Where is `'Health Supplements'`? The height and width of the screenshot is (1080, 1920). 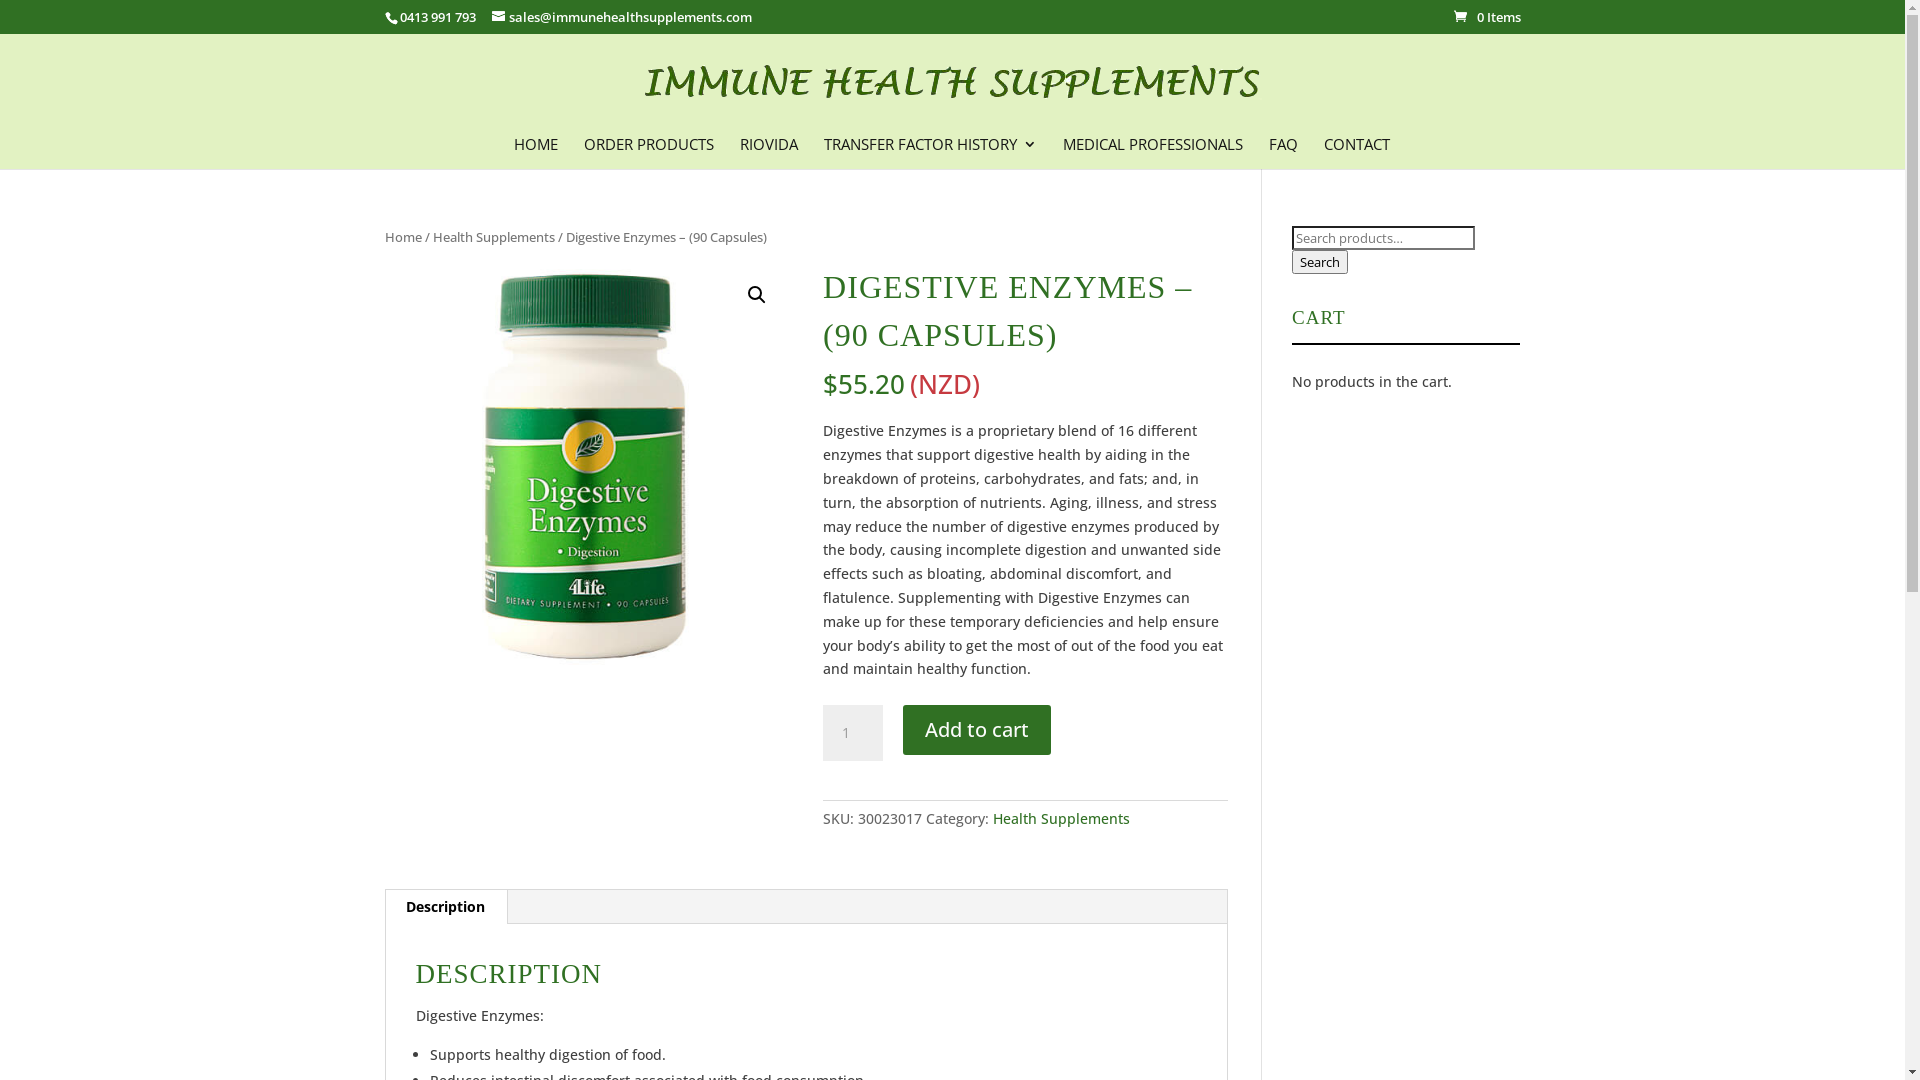 'Health Supplements' is located at coordinates (493, 235).